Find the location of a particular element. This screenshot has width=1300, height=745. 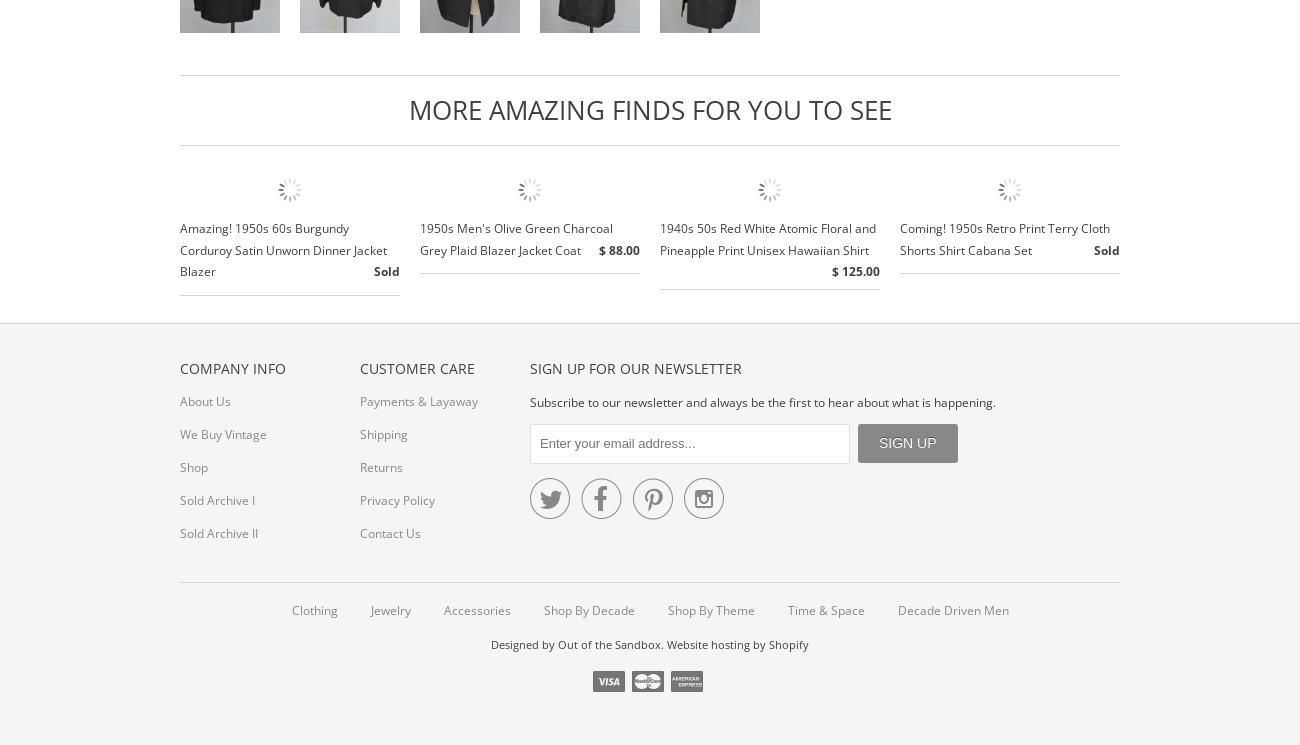

'1950s Men's Olive Green Charcoal Grey Plaid Blazer Jacket Coat' is located at coordinates (516, 237).